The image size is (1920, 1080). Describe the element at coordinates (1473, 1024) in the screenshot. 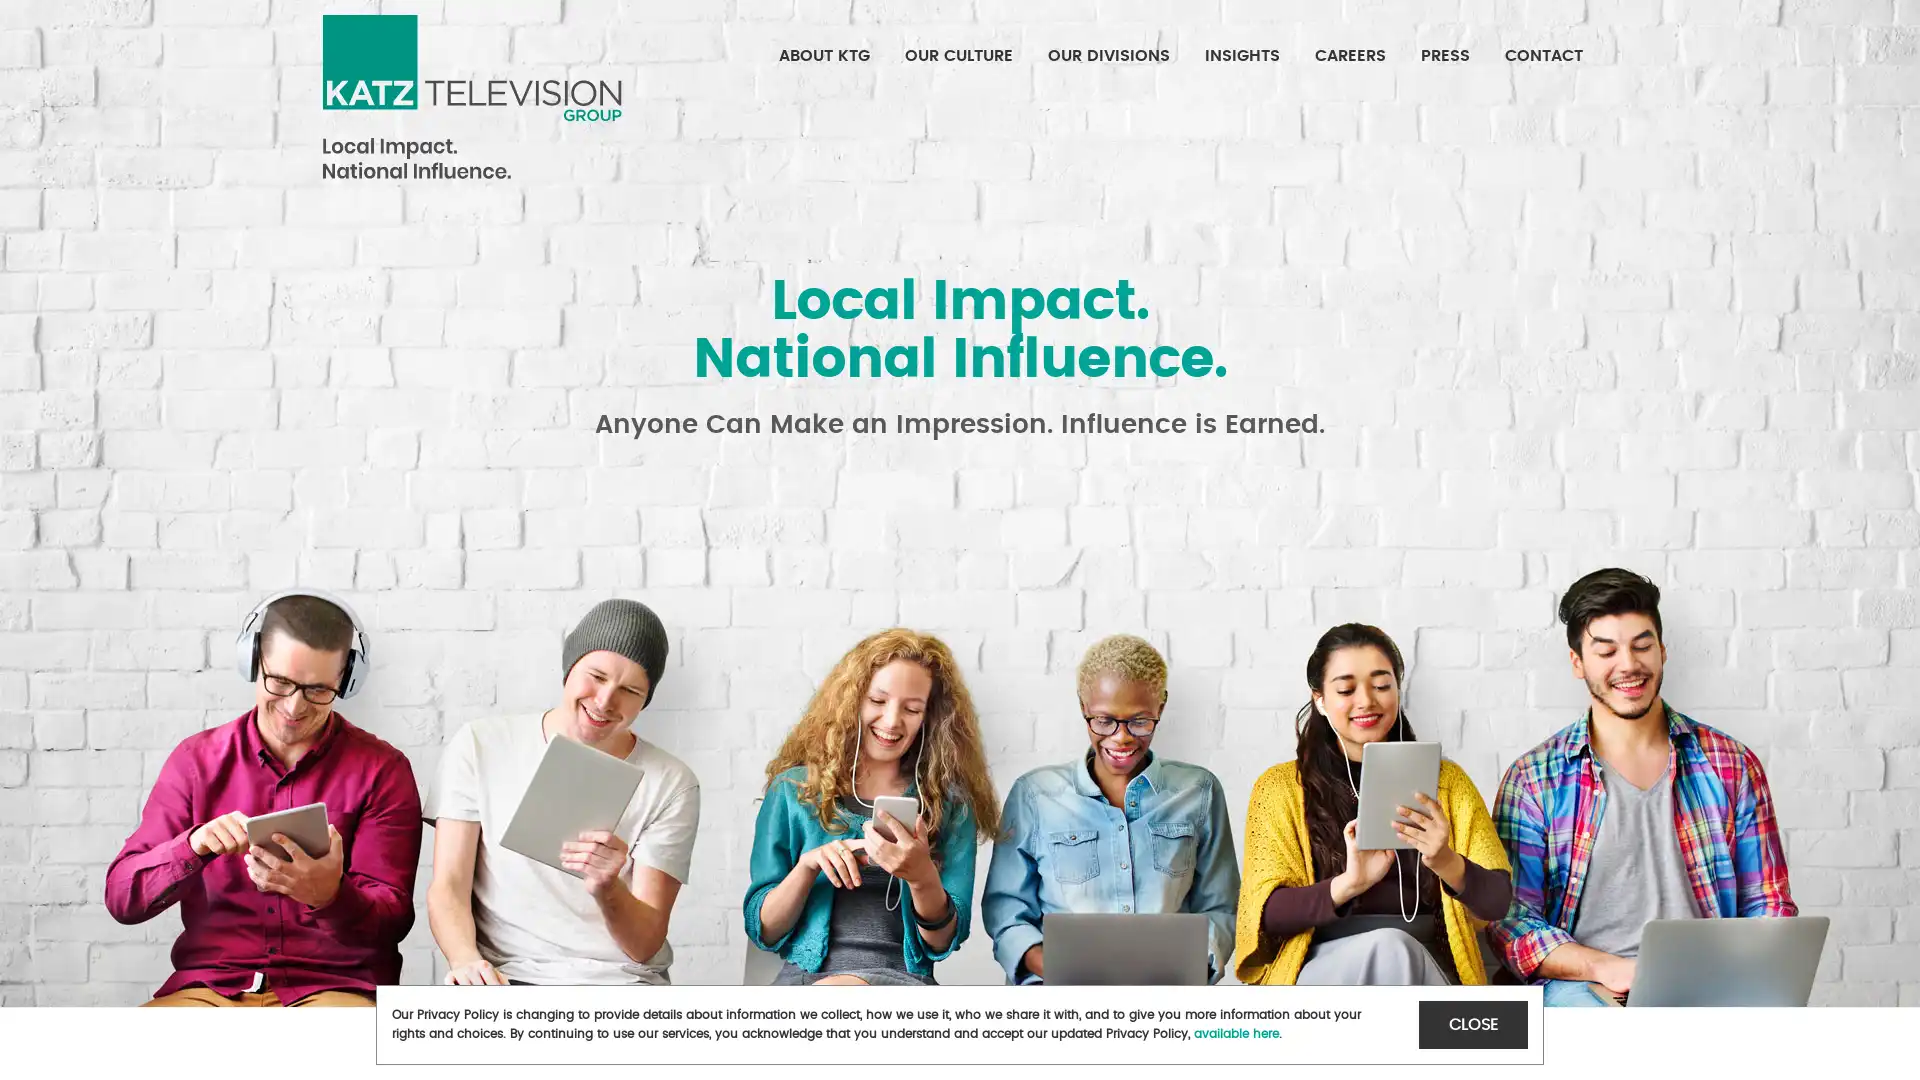

I see `CLOSE` at that location.